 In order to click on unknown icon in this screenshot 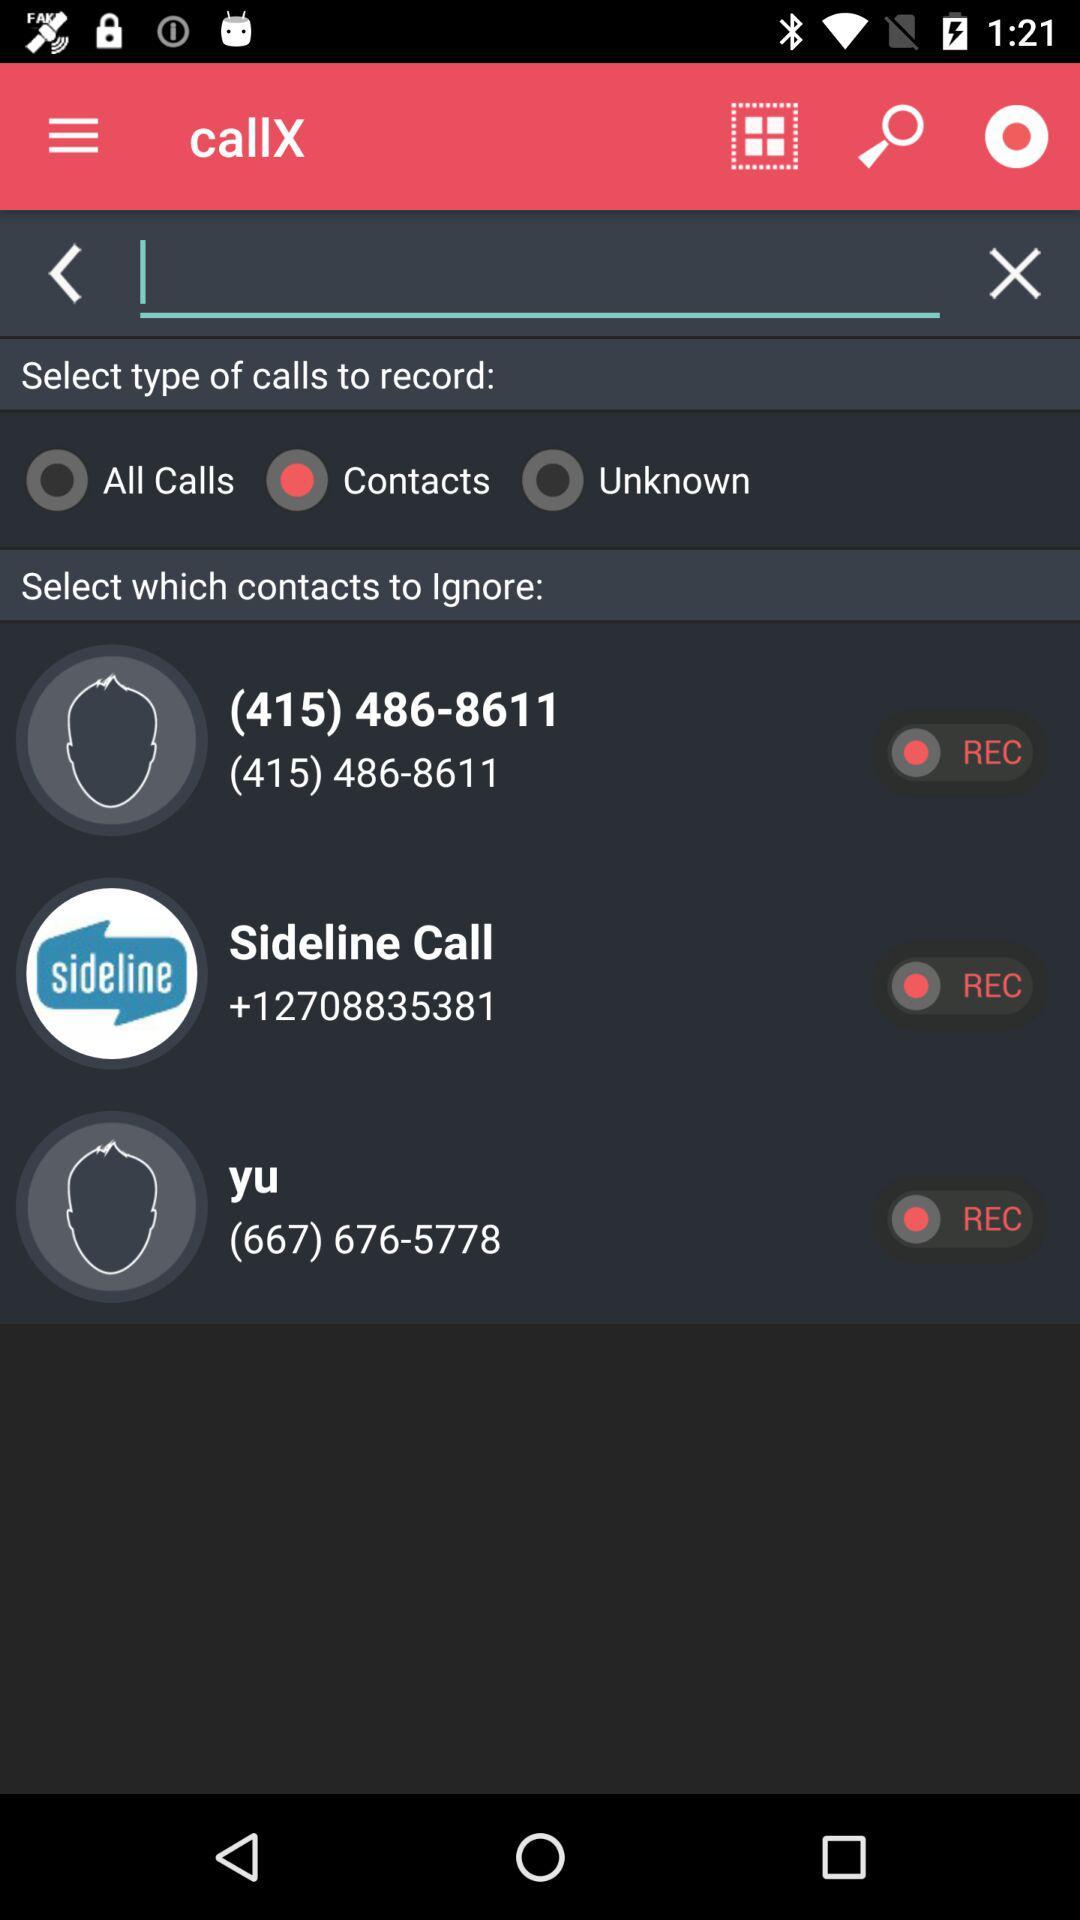, I will do `click(627, 478)`.